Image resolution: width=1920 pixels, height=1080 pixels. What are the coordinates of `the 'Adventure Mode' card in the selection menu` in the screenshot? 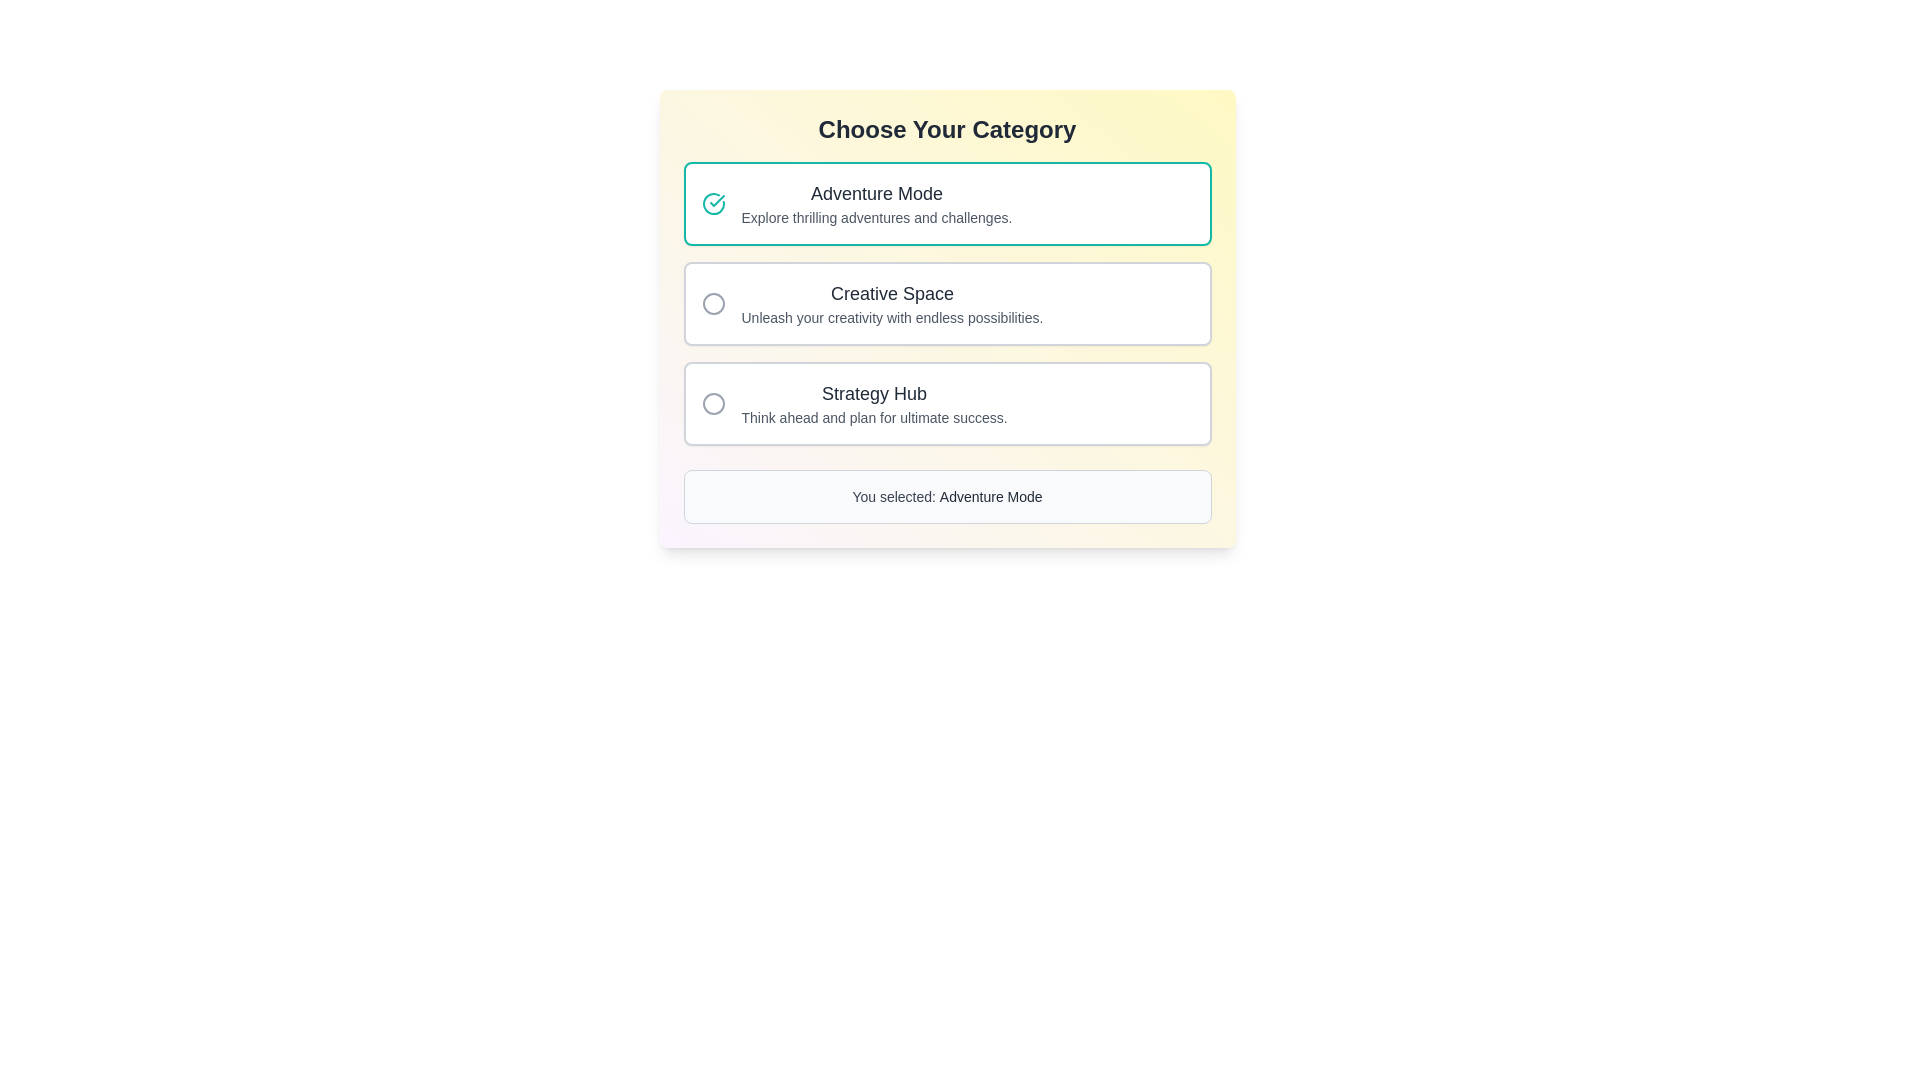 It's located at (876, 204).